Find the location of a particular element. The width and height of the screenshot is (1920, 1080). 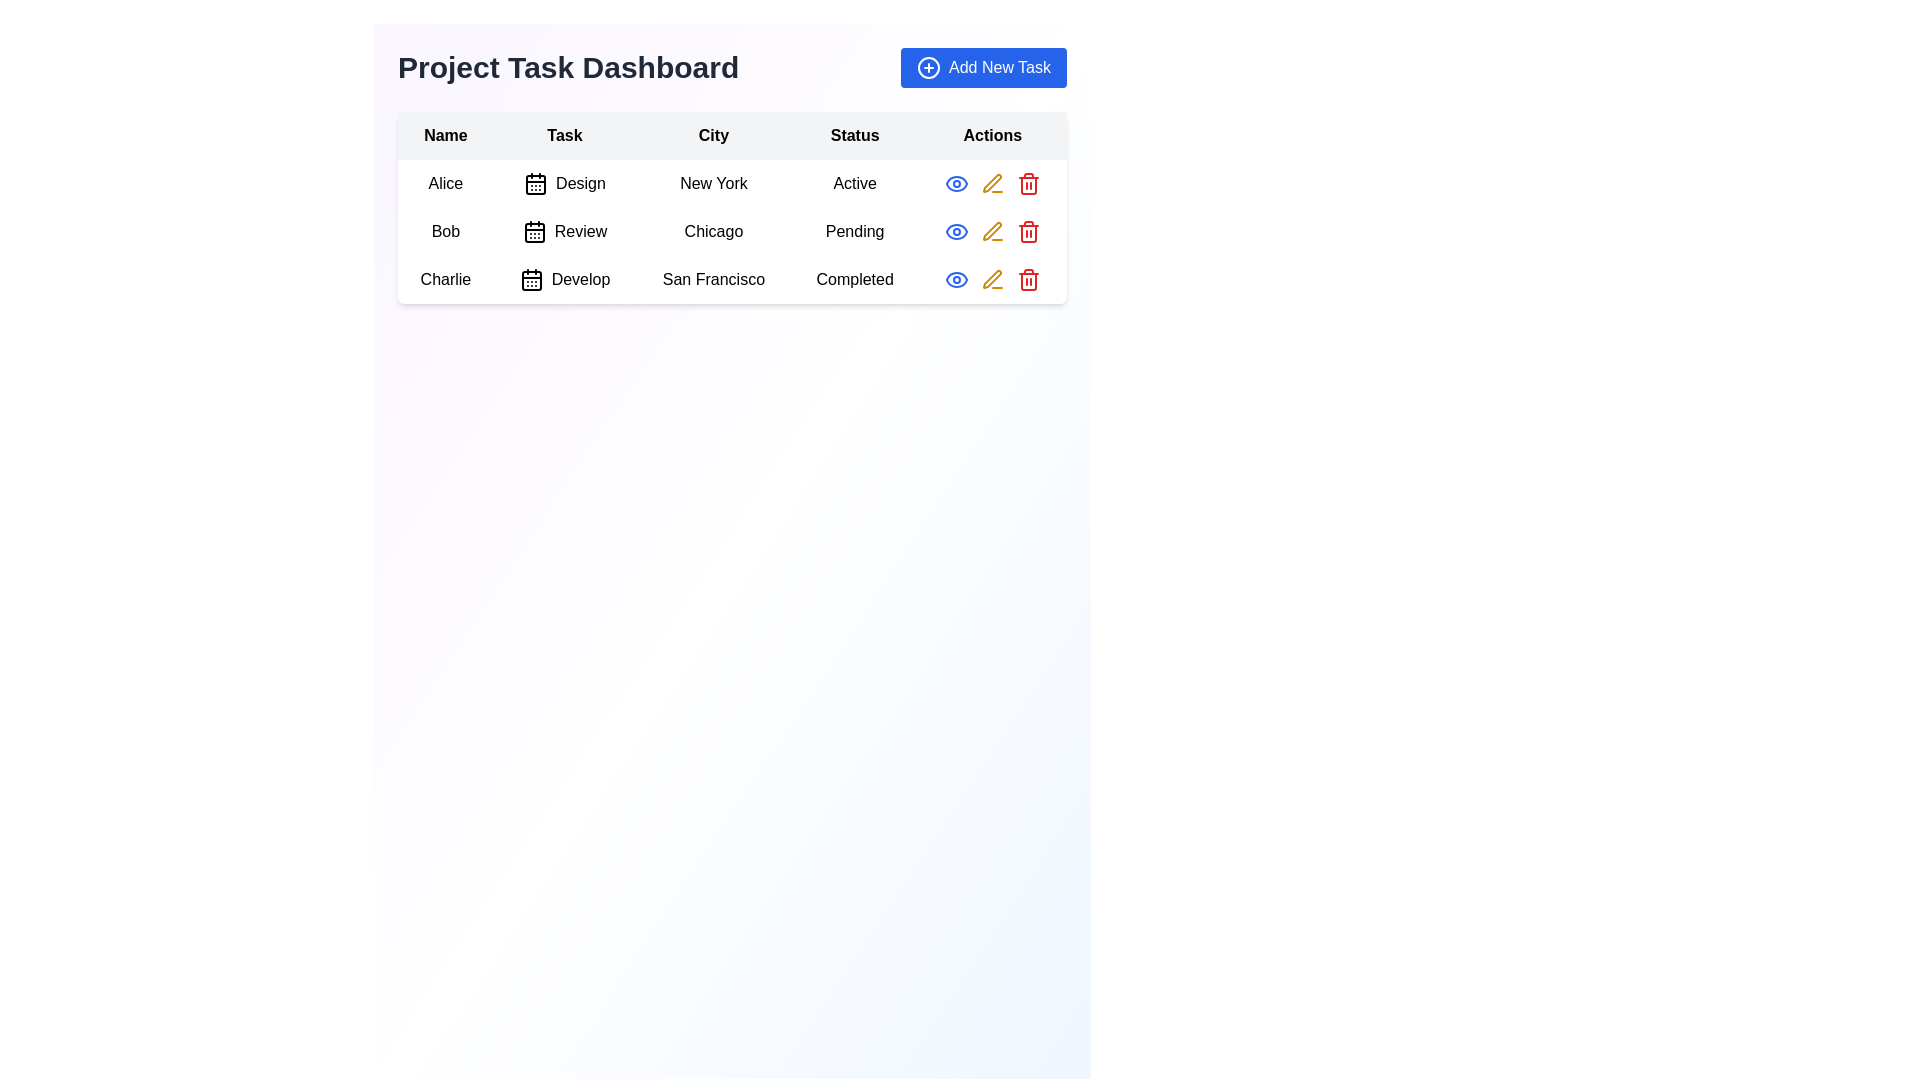

the decorative vector graphic within the 'Add New Task' button located in the top-right corner of the 'Project Task Dashboard' is located at coordinates (928, 67).